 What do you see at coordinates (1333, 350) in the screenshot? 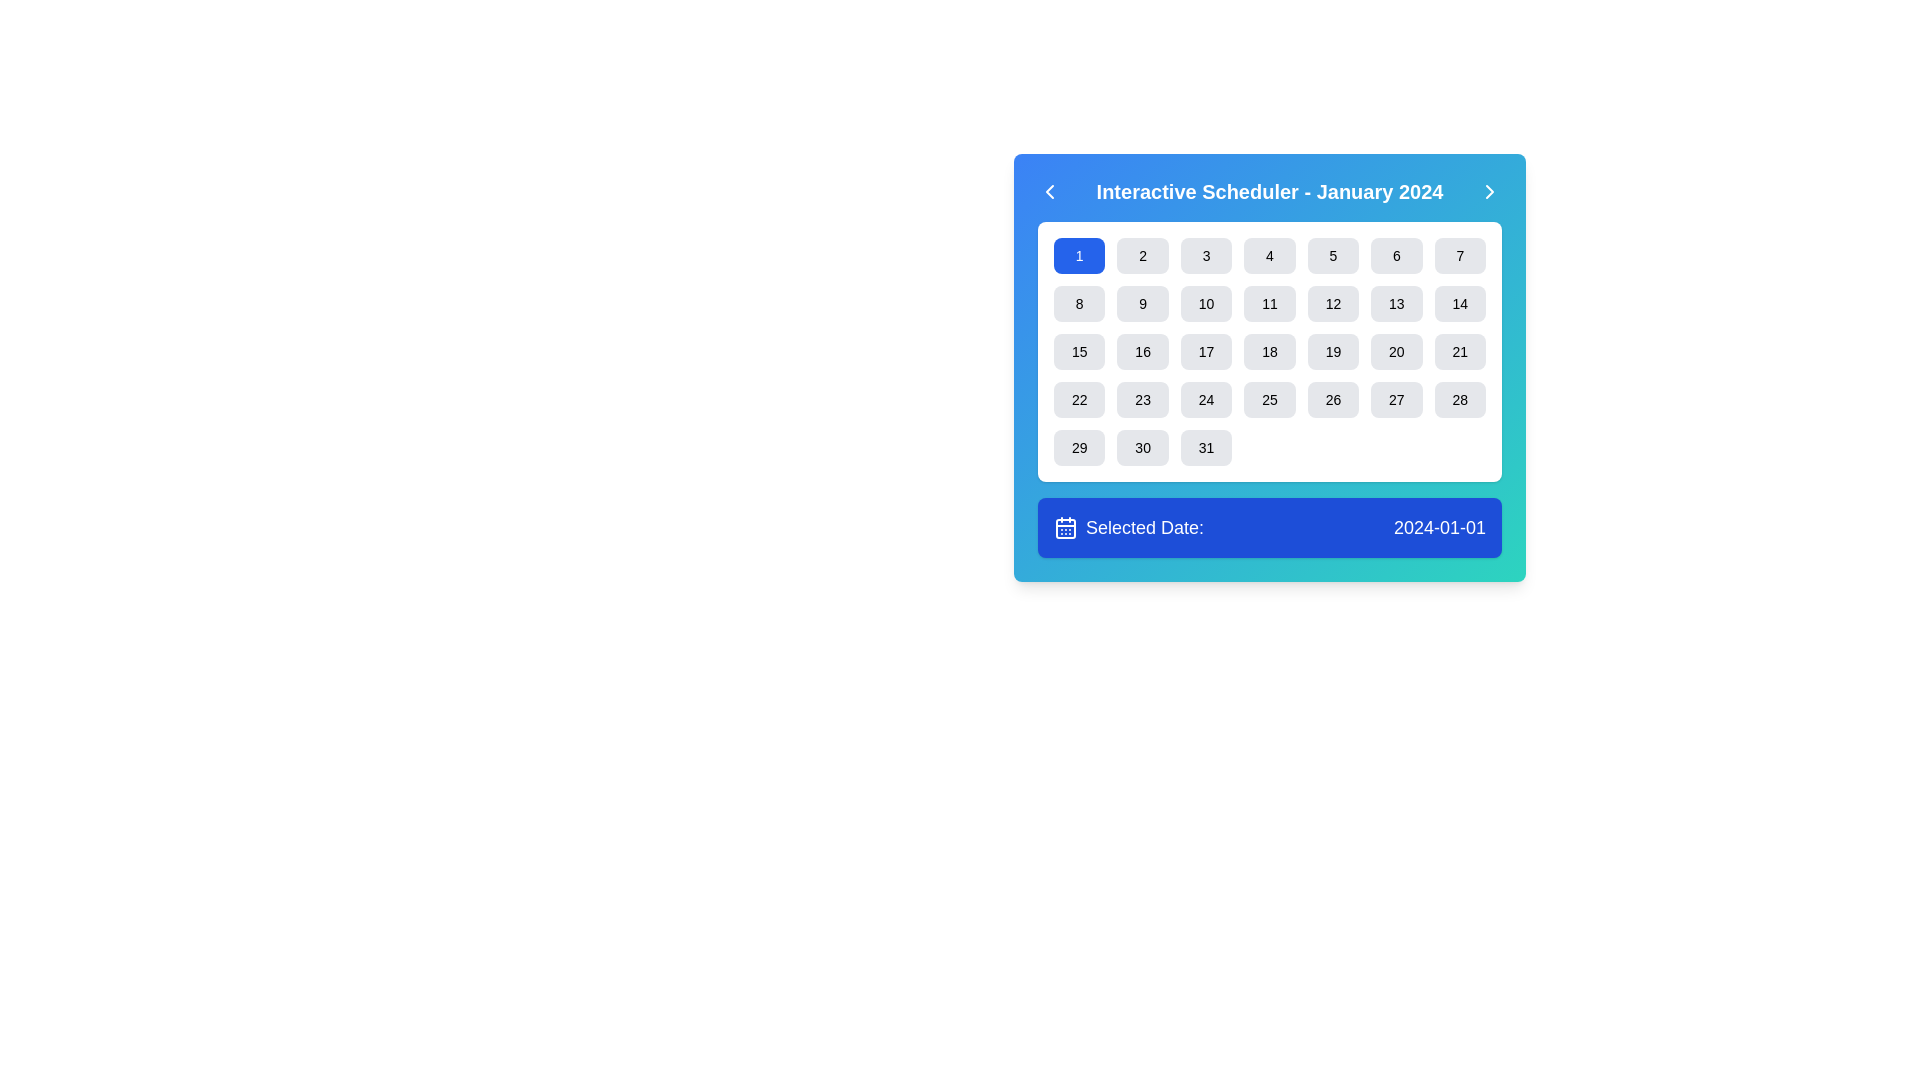
I see `the calendar day button labeled '19'` at bounding box center [1333, 350].